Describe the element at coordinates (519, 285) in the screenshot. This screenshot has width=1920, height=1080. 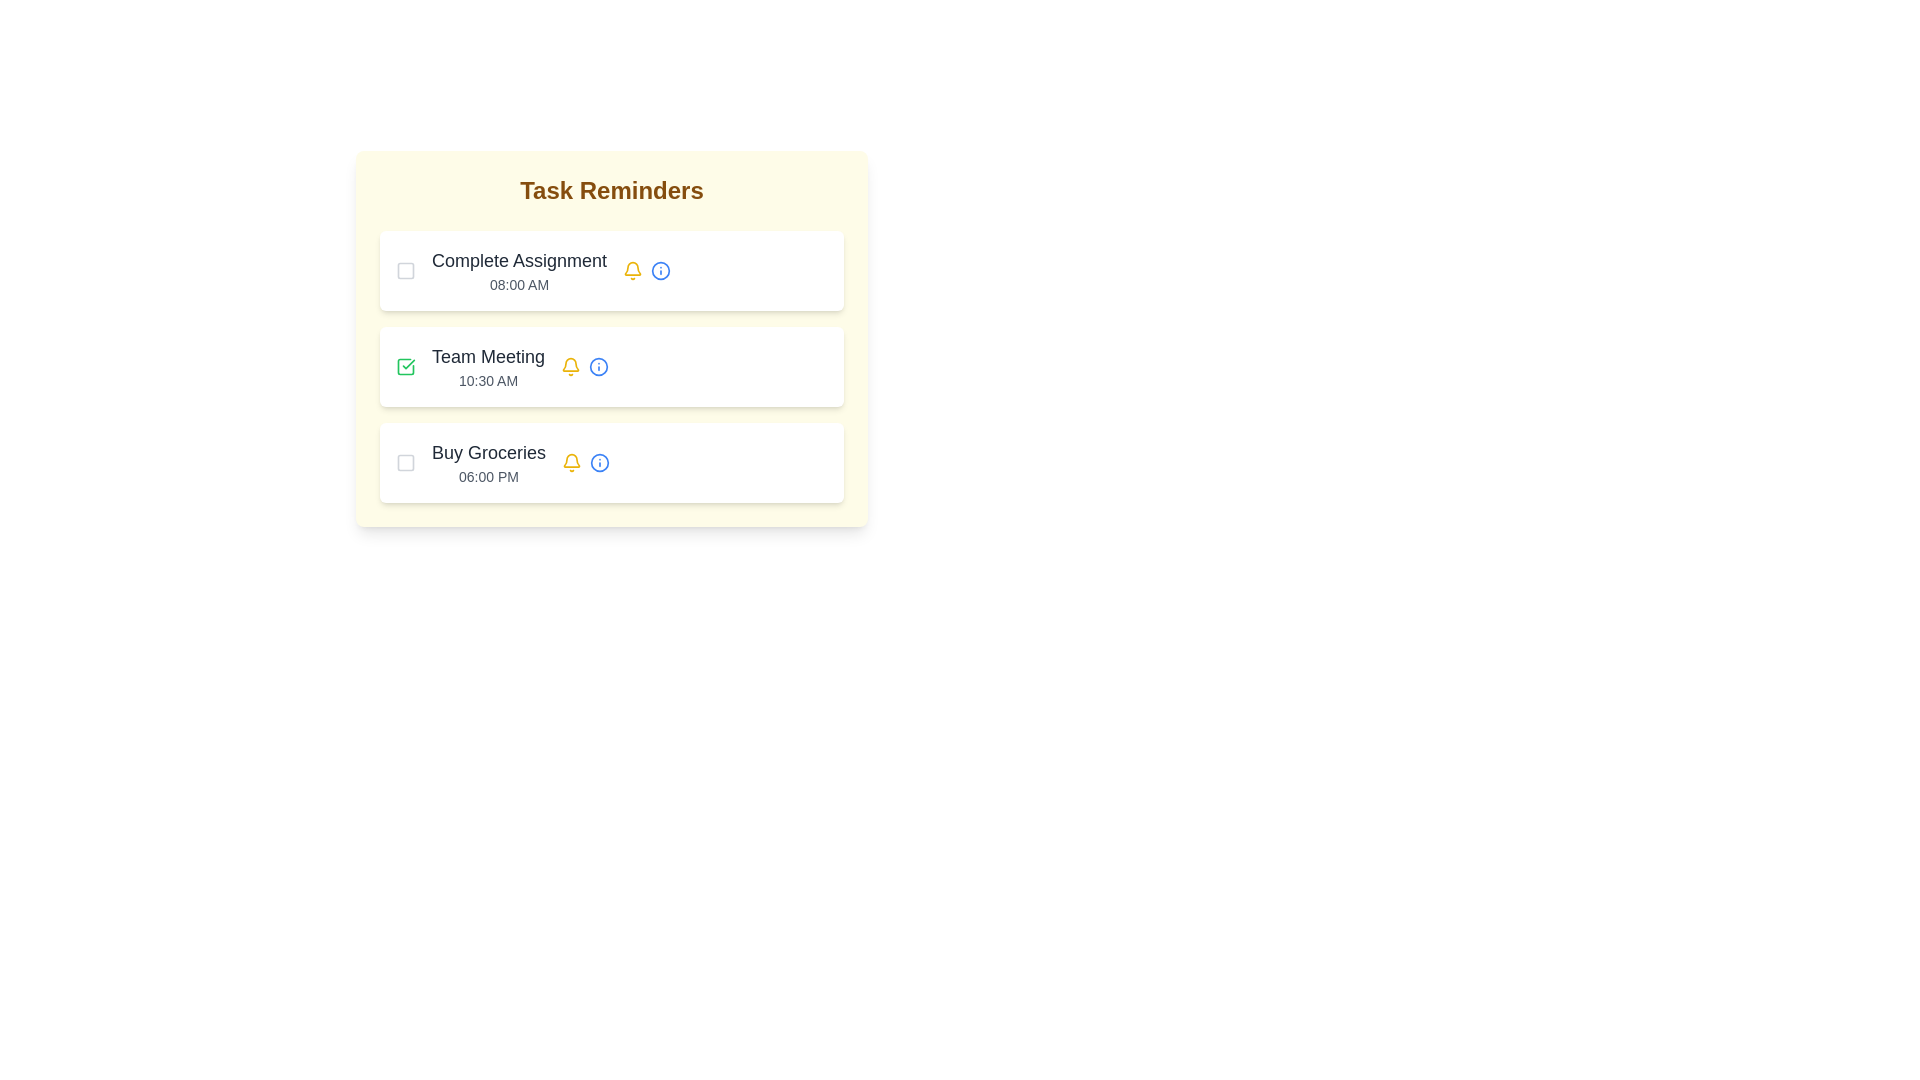
I see `the text label displaying '08:00 AM', which is located below the heading 'Complete Assignment' in the 'Task Reminders' list` at that location.